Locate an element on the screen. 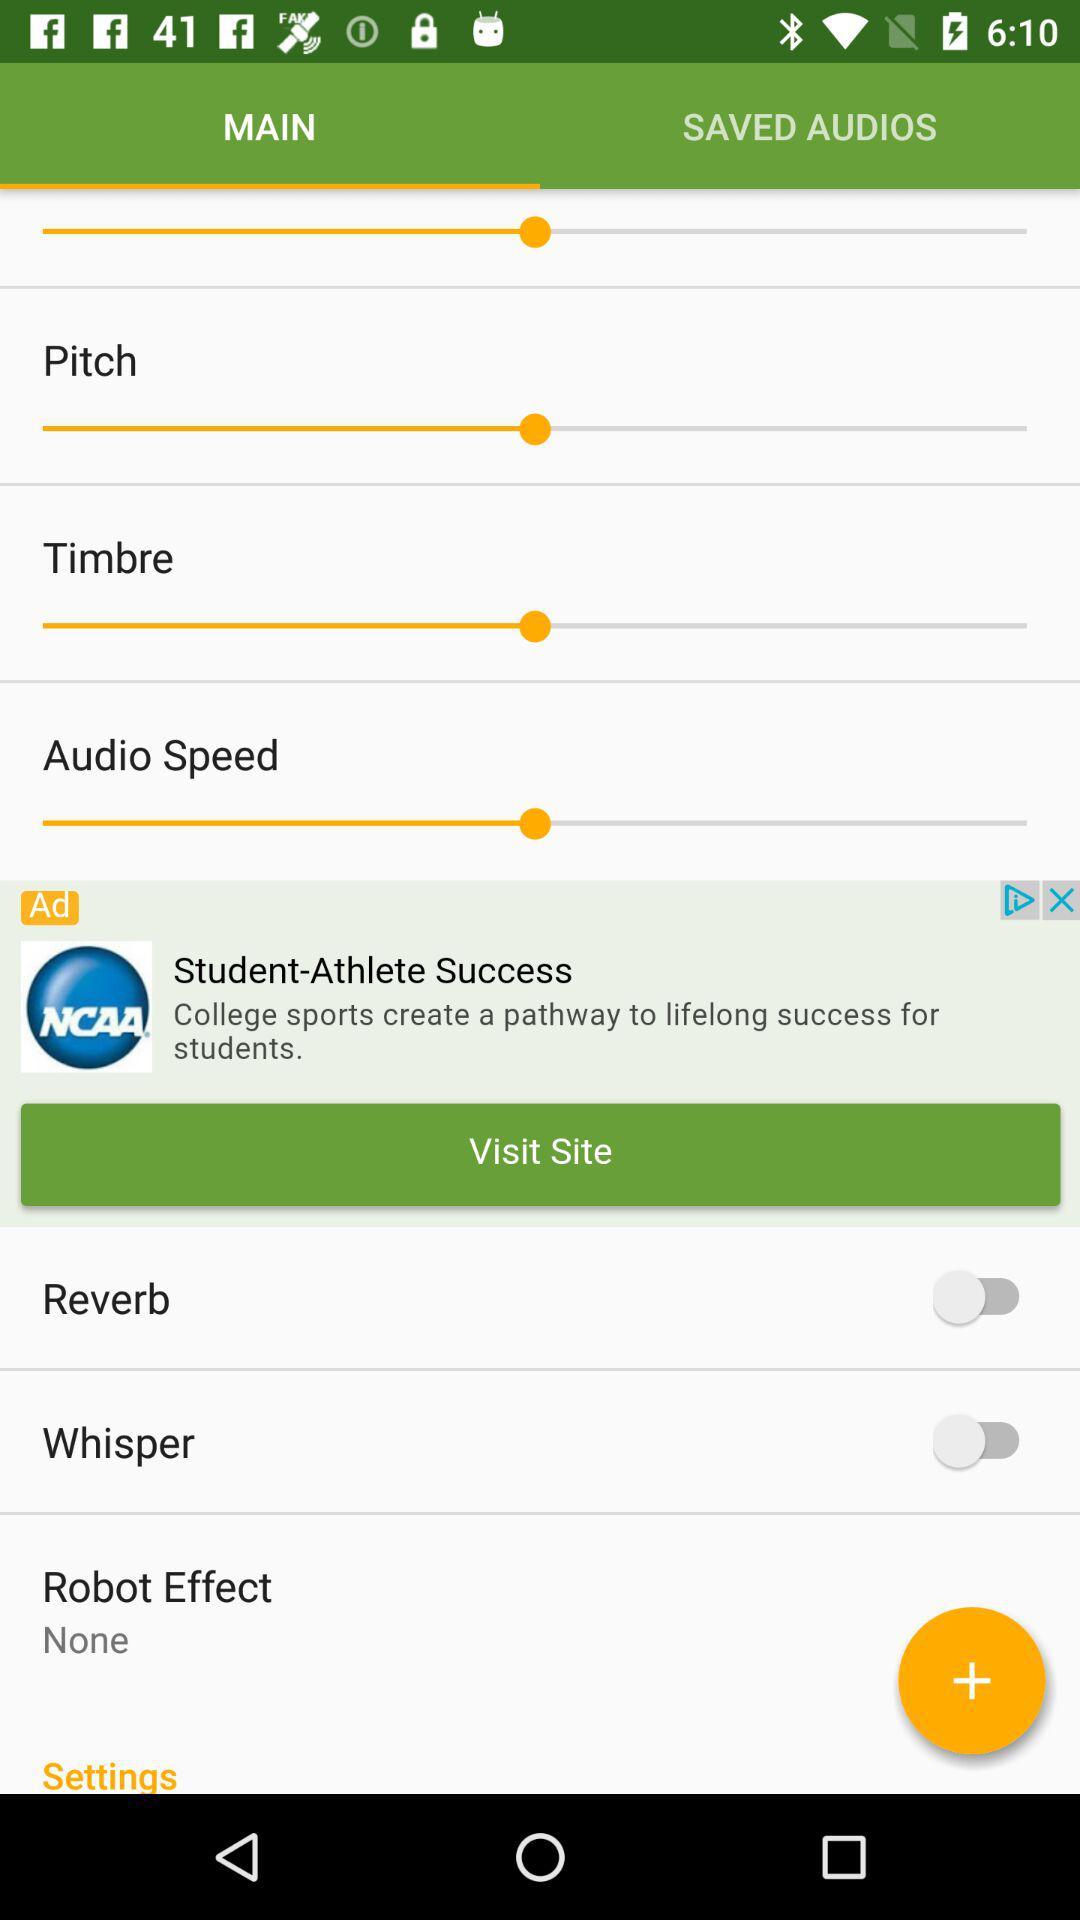 This screenshot has height=1920, width=1080. the add icon is located at coordinates (971, 1680).